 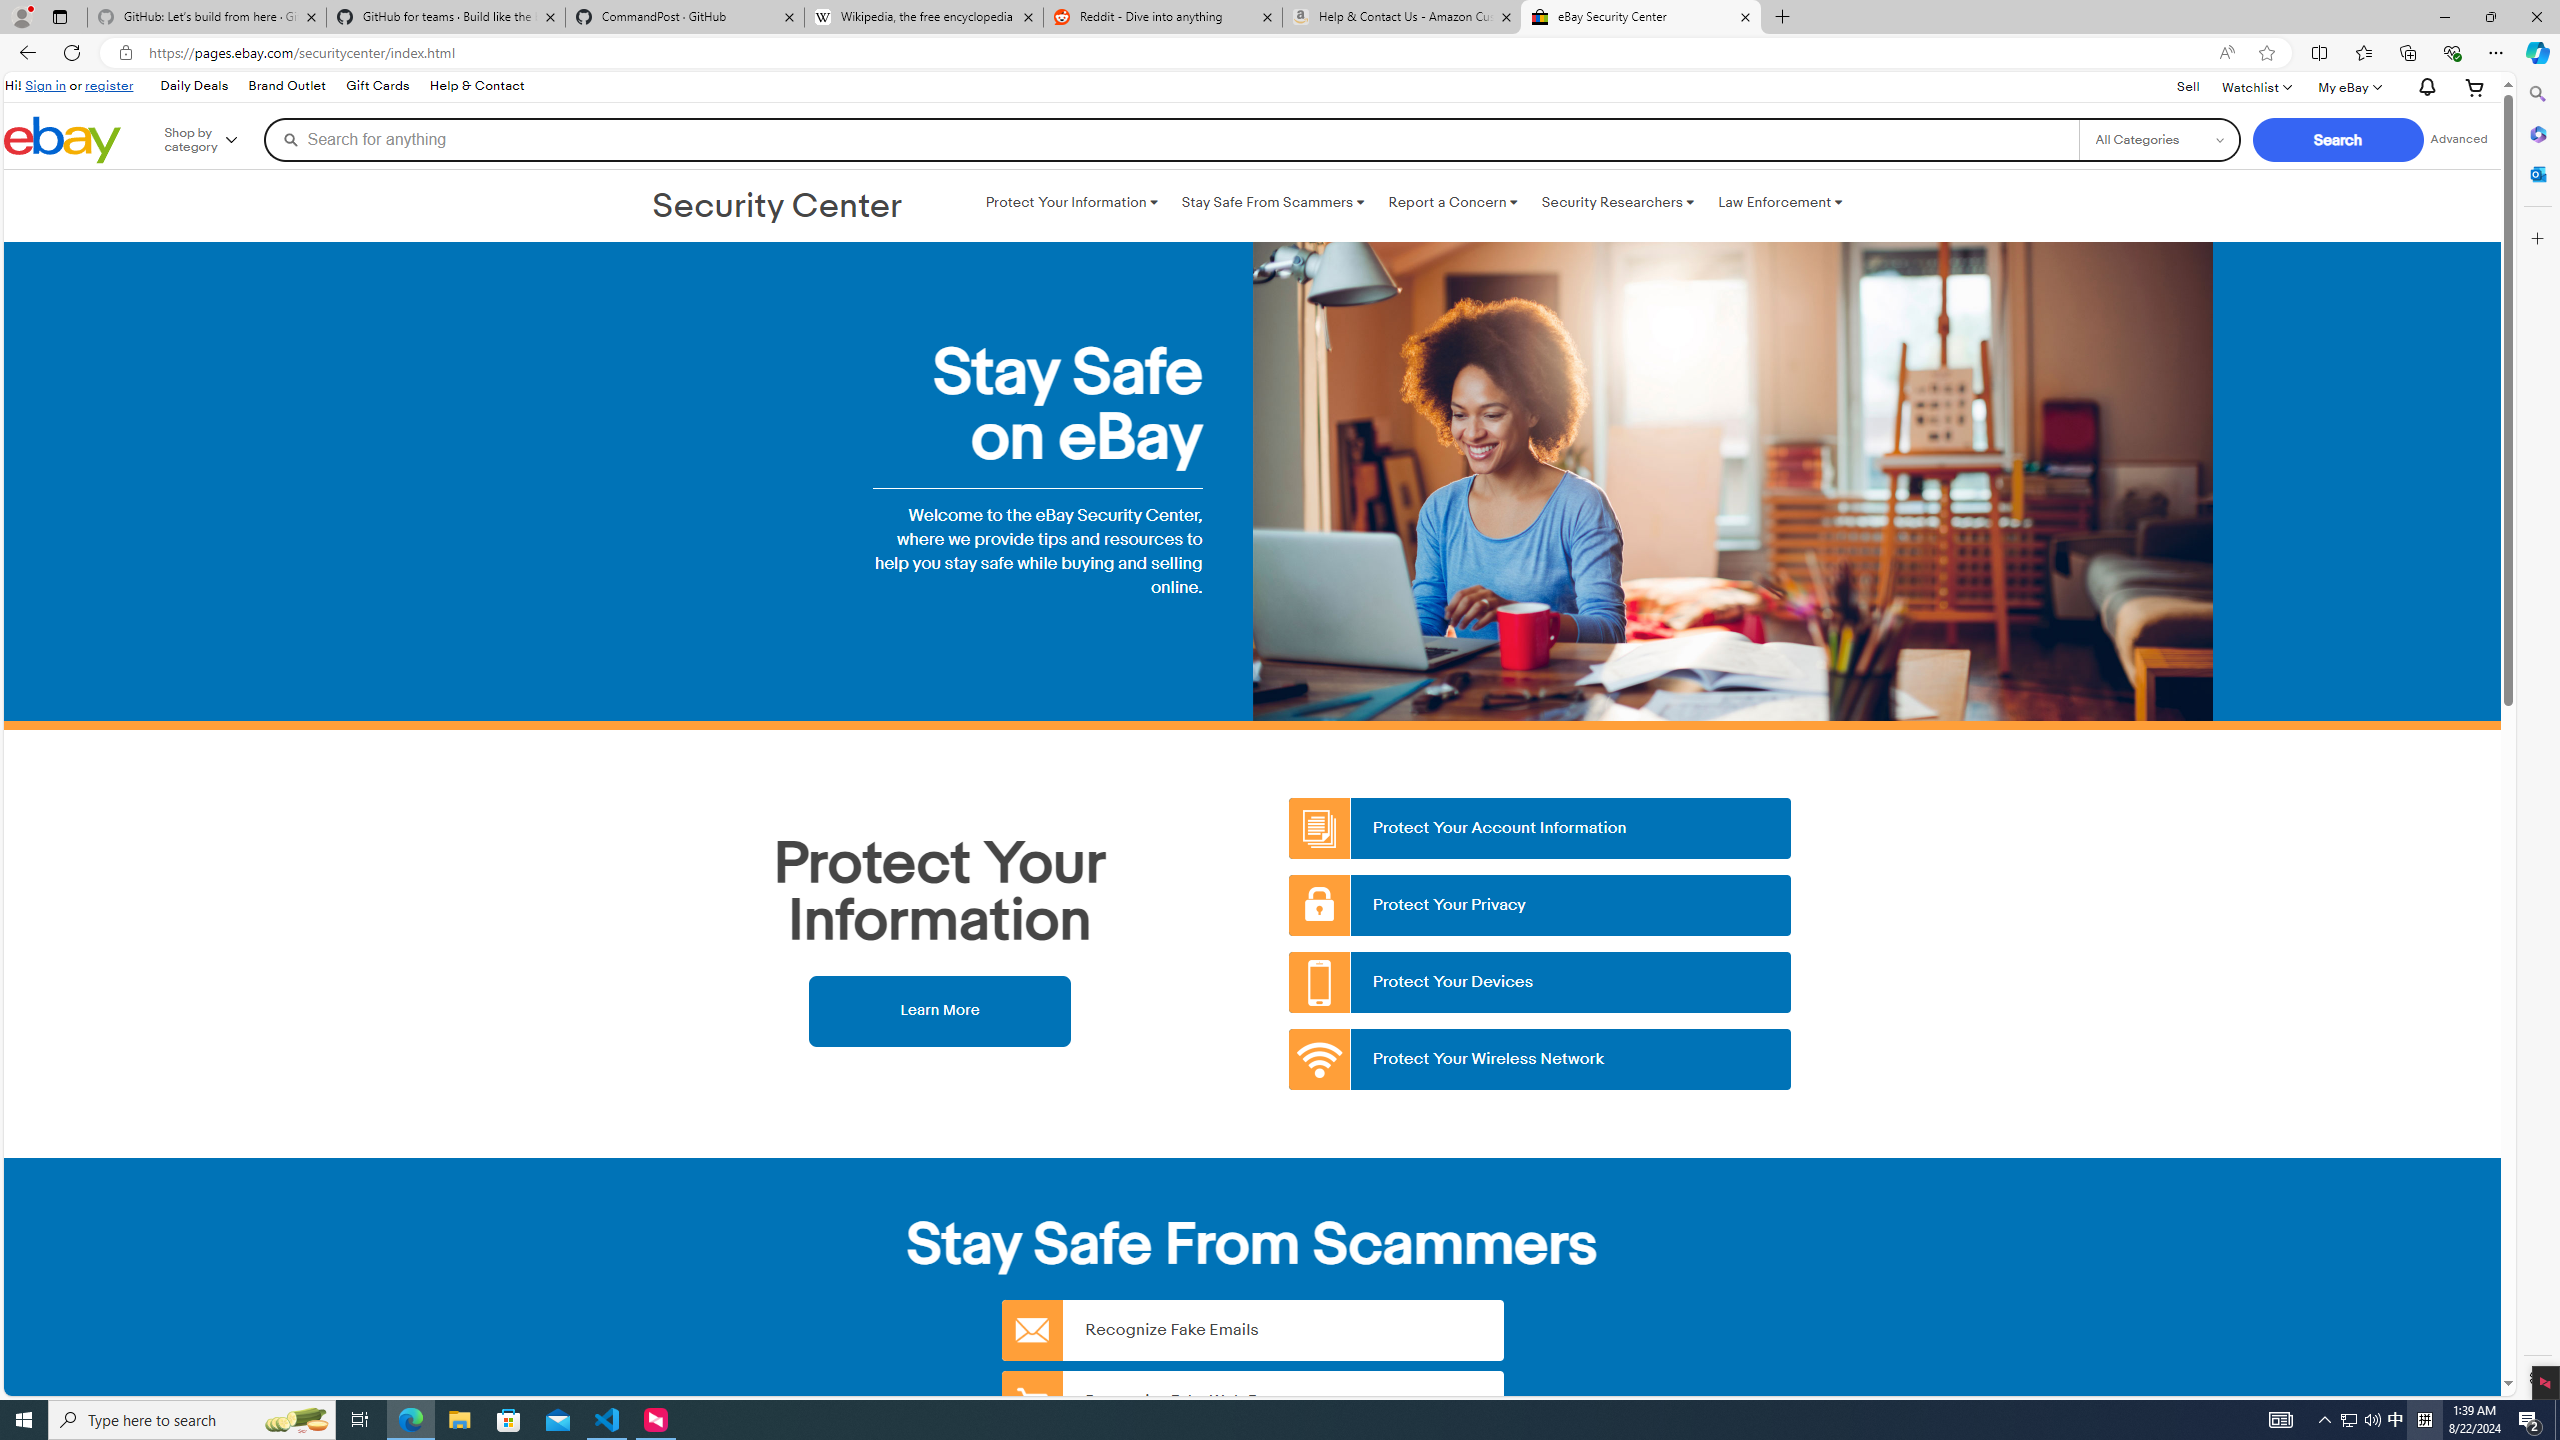 I want to click on 'Learn More', so click(x=938, y=1010).